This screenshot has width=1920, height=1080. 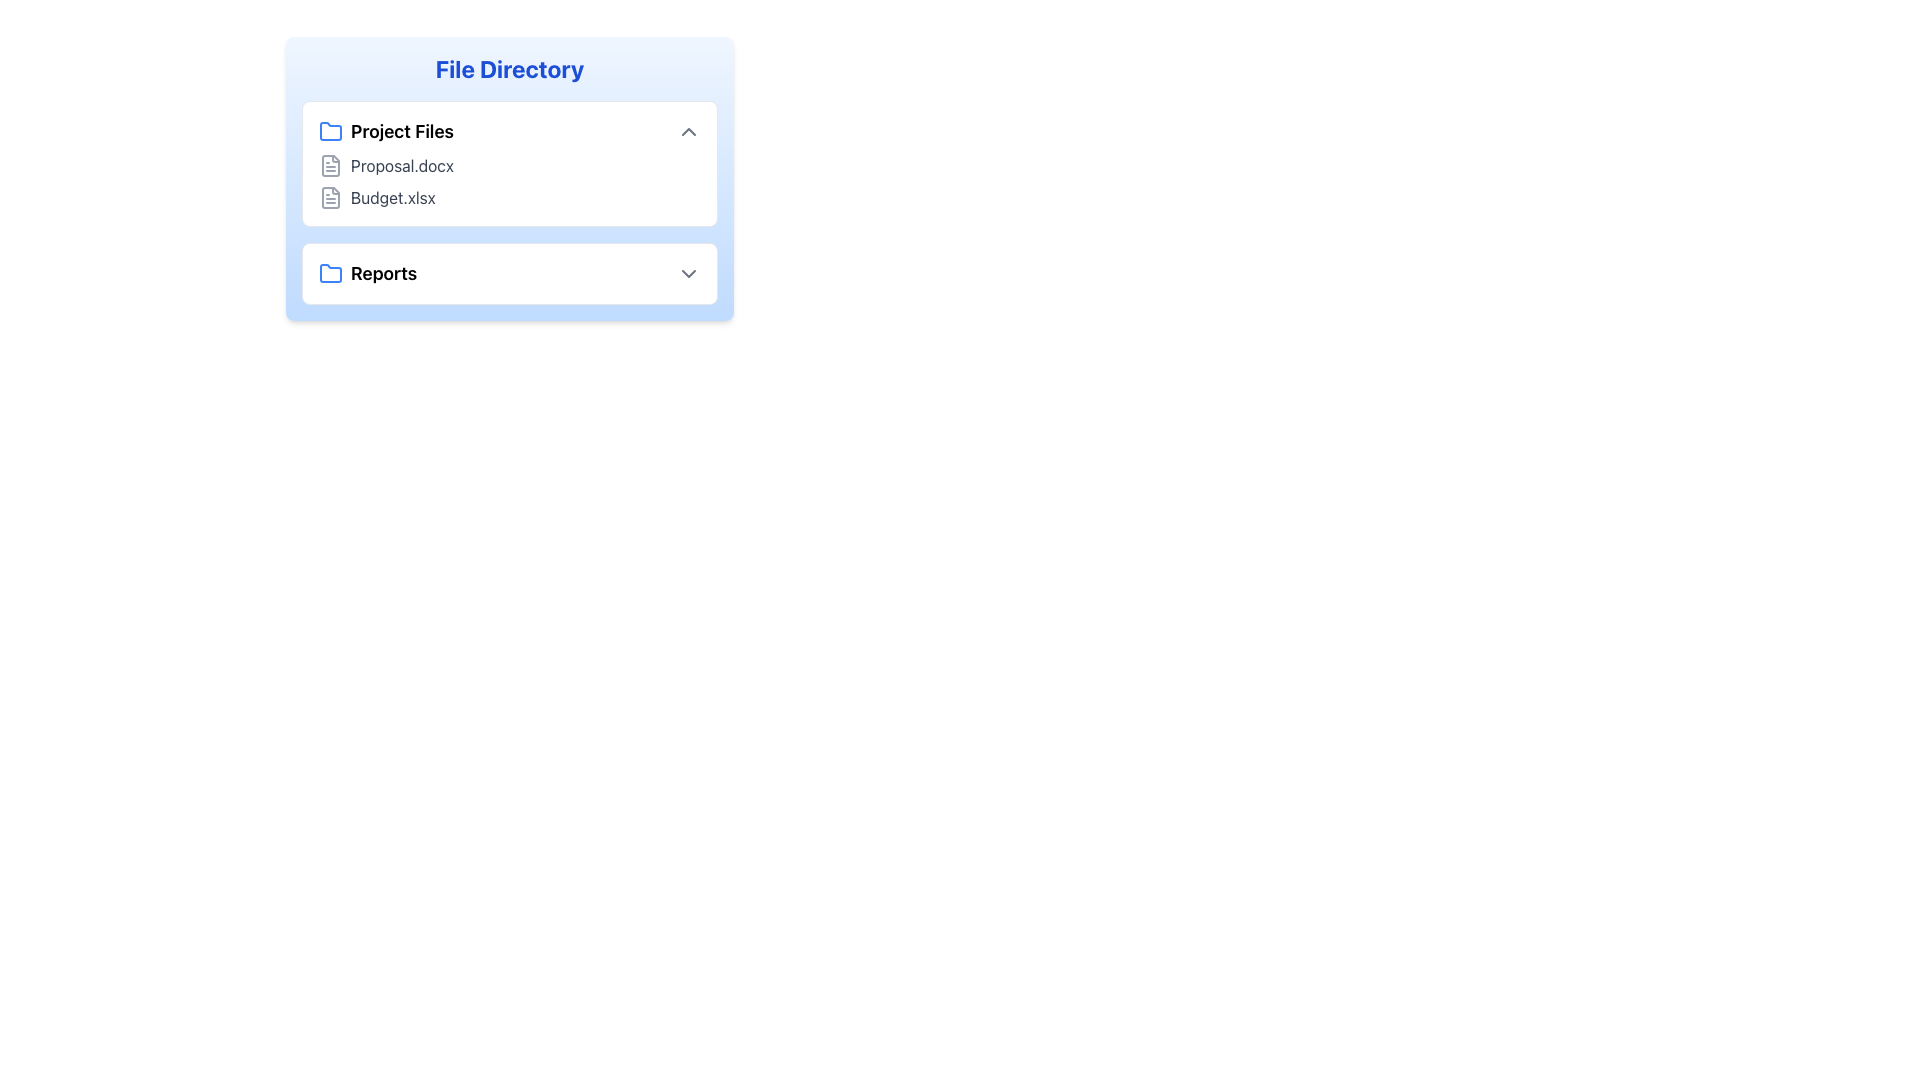 What do you see at coordinates (331, 273) in the screenshot?
I see `the folder icon with a light blue outline located to the left of the 'Reports' text` at bounding box center [331, 273].